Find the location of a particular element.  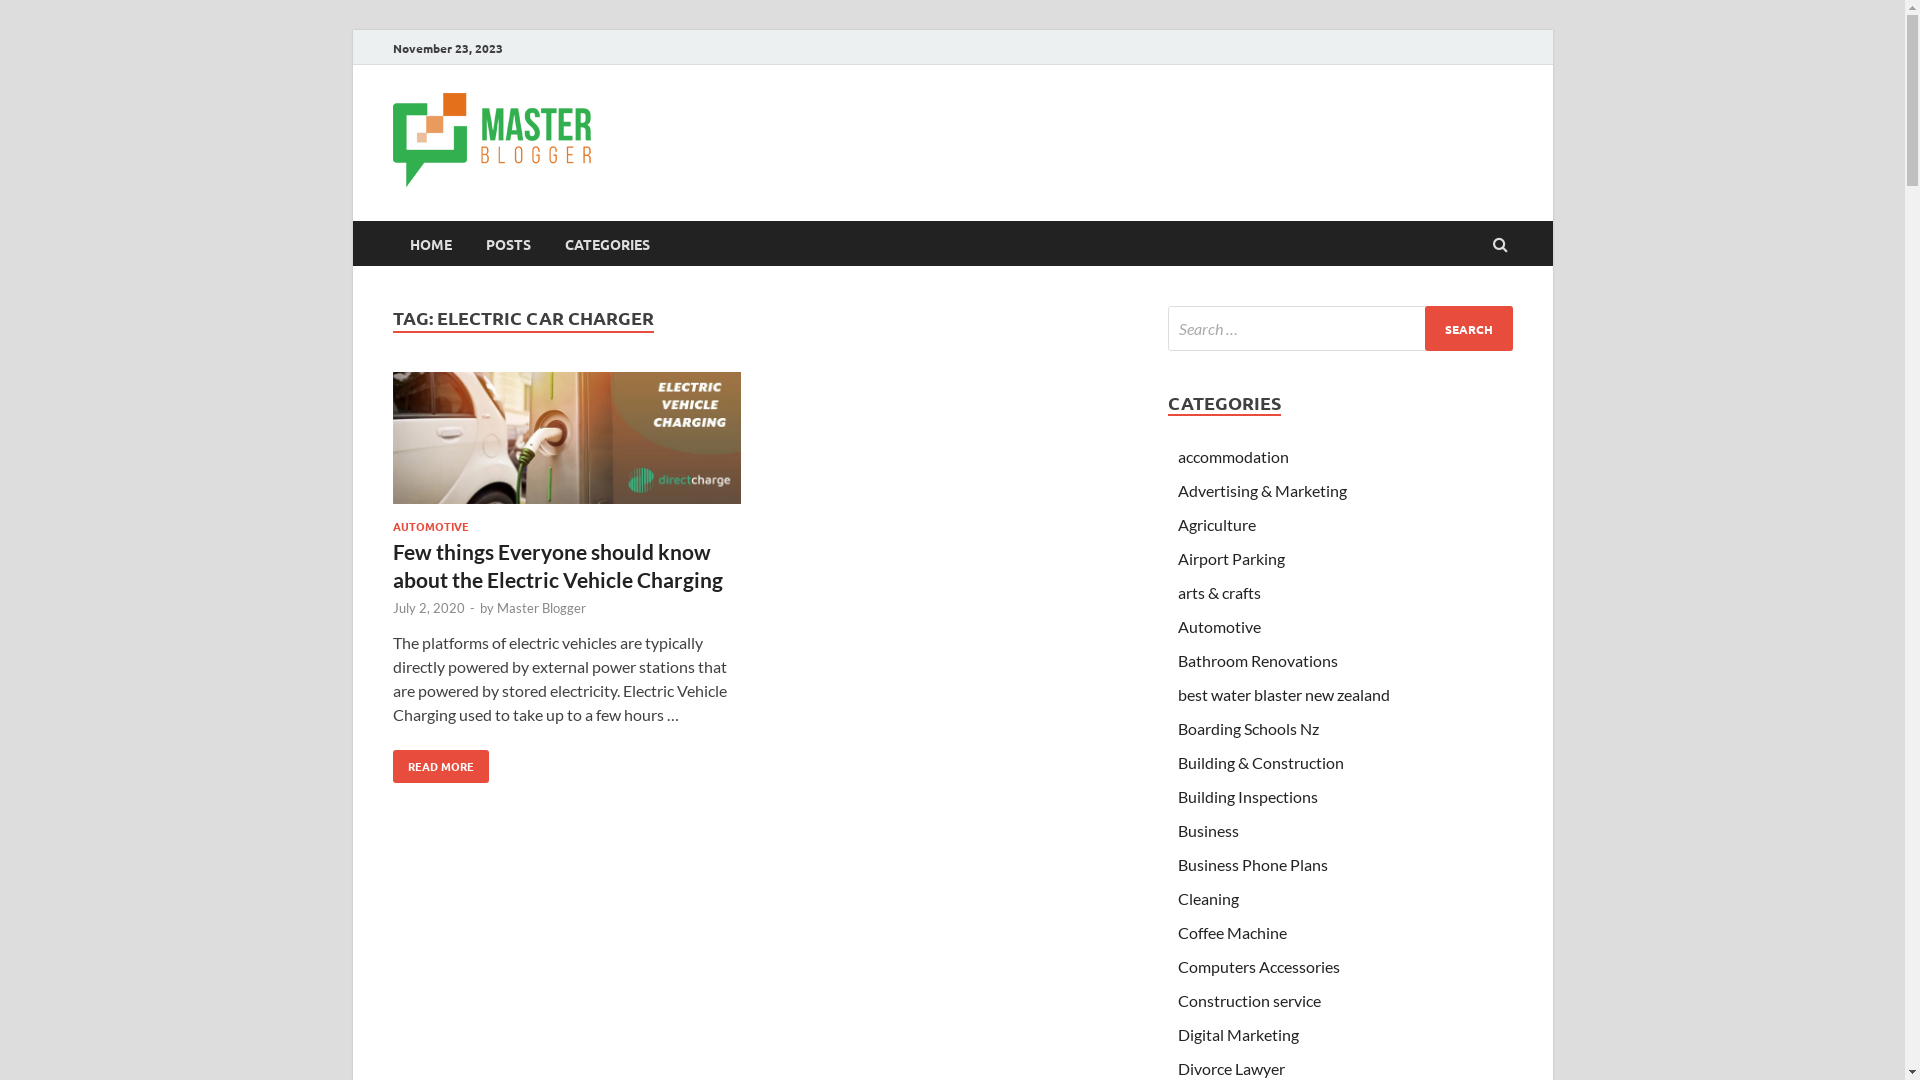

'July 2, 2020' is located at coordinates (426, 607).